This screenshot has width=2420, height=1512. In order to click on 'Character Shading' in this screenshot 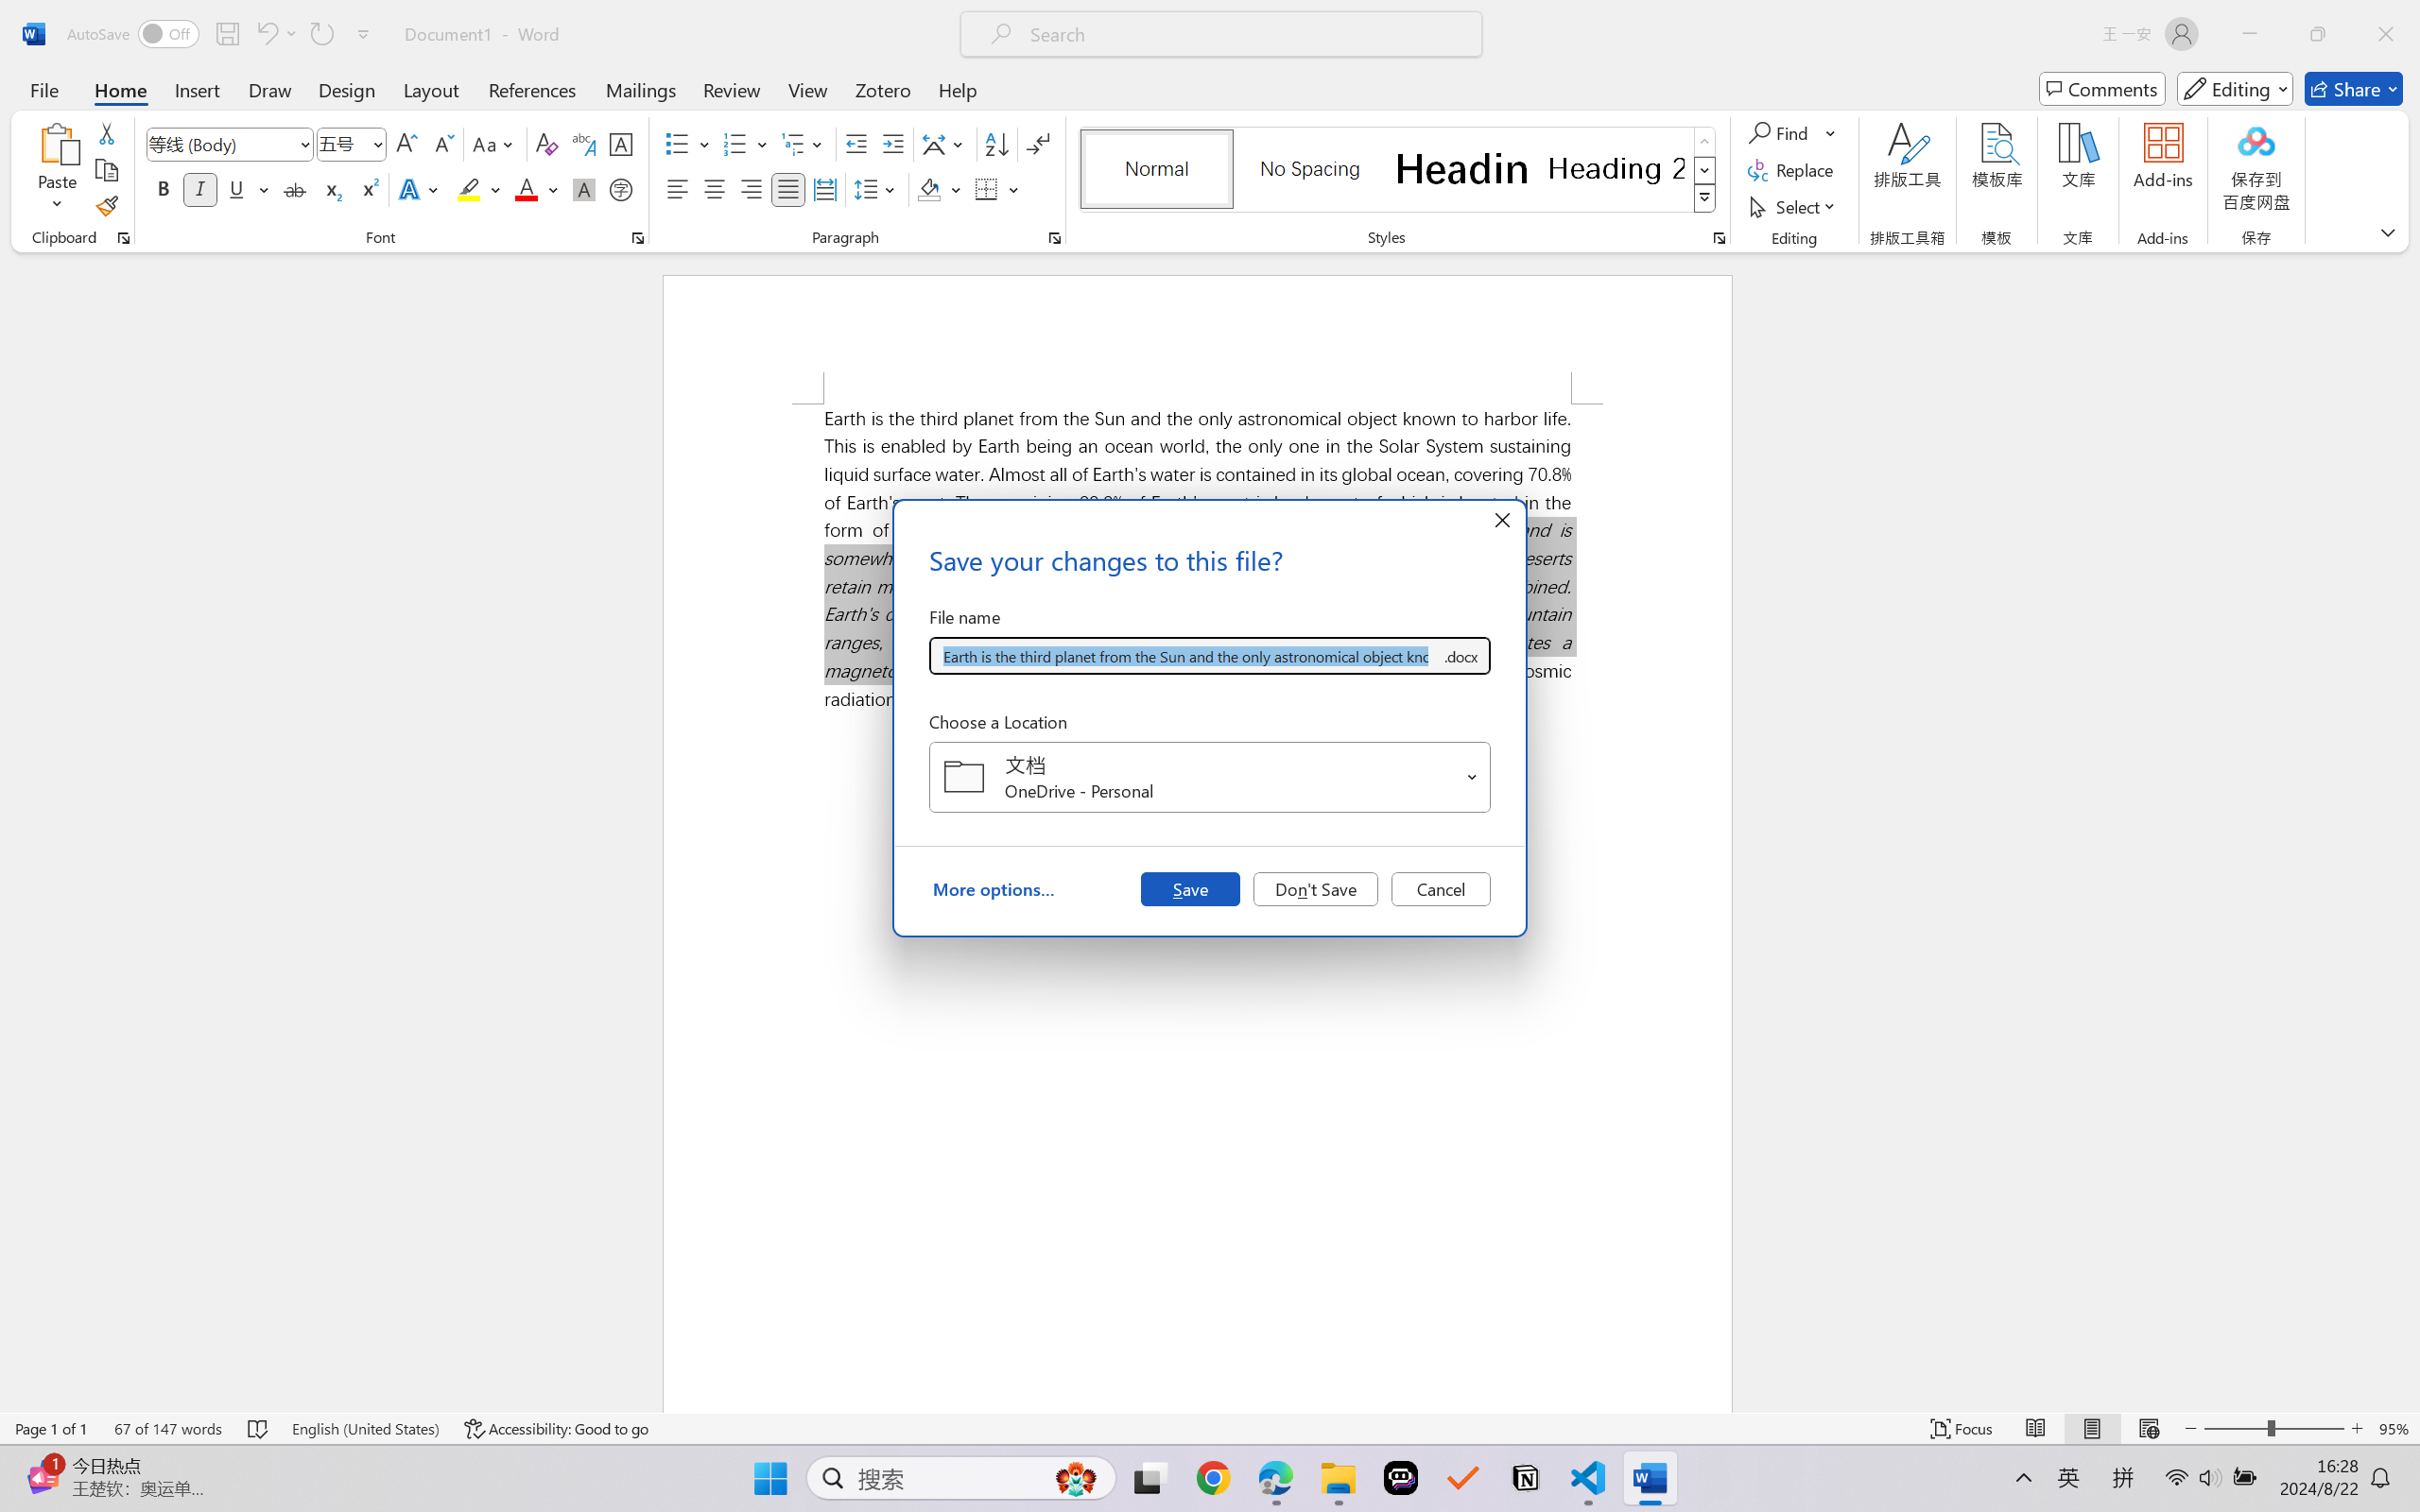, I will do `click(581, 188)`.